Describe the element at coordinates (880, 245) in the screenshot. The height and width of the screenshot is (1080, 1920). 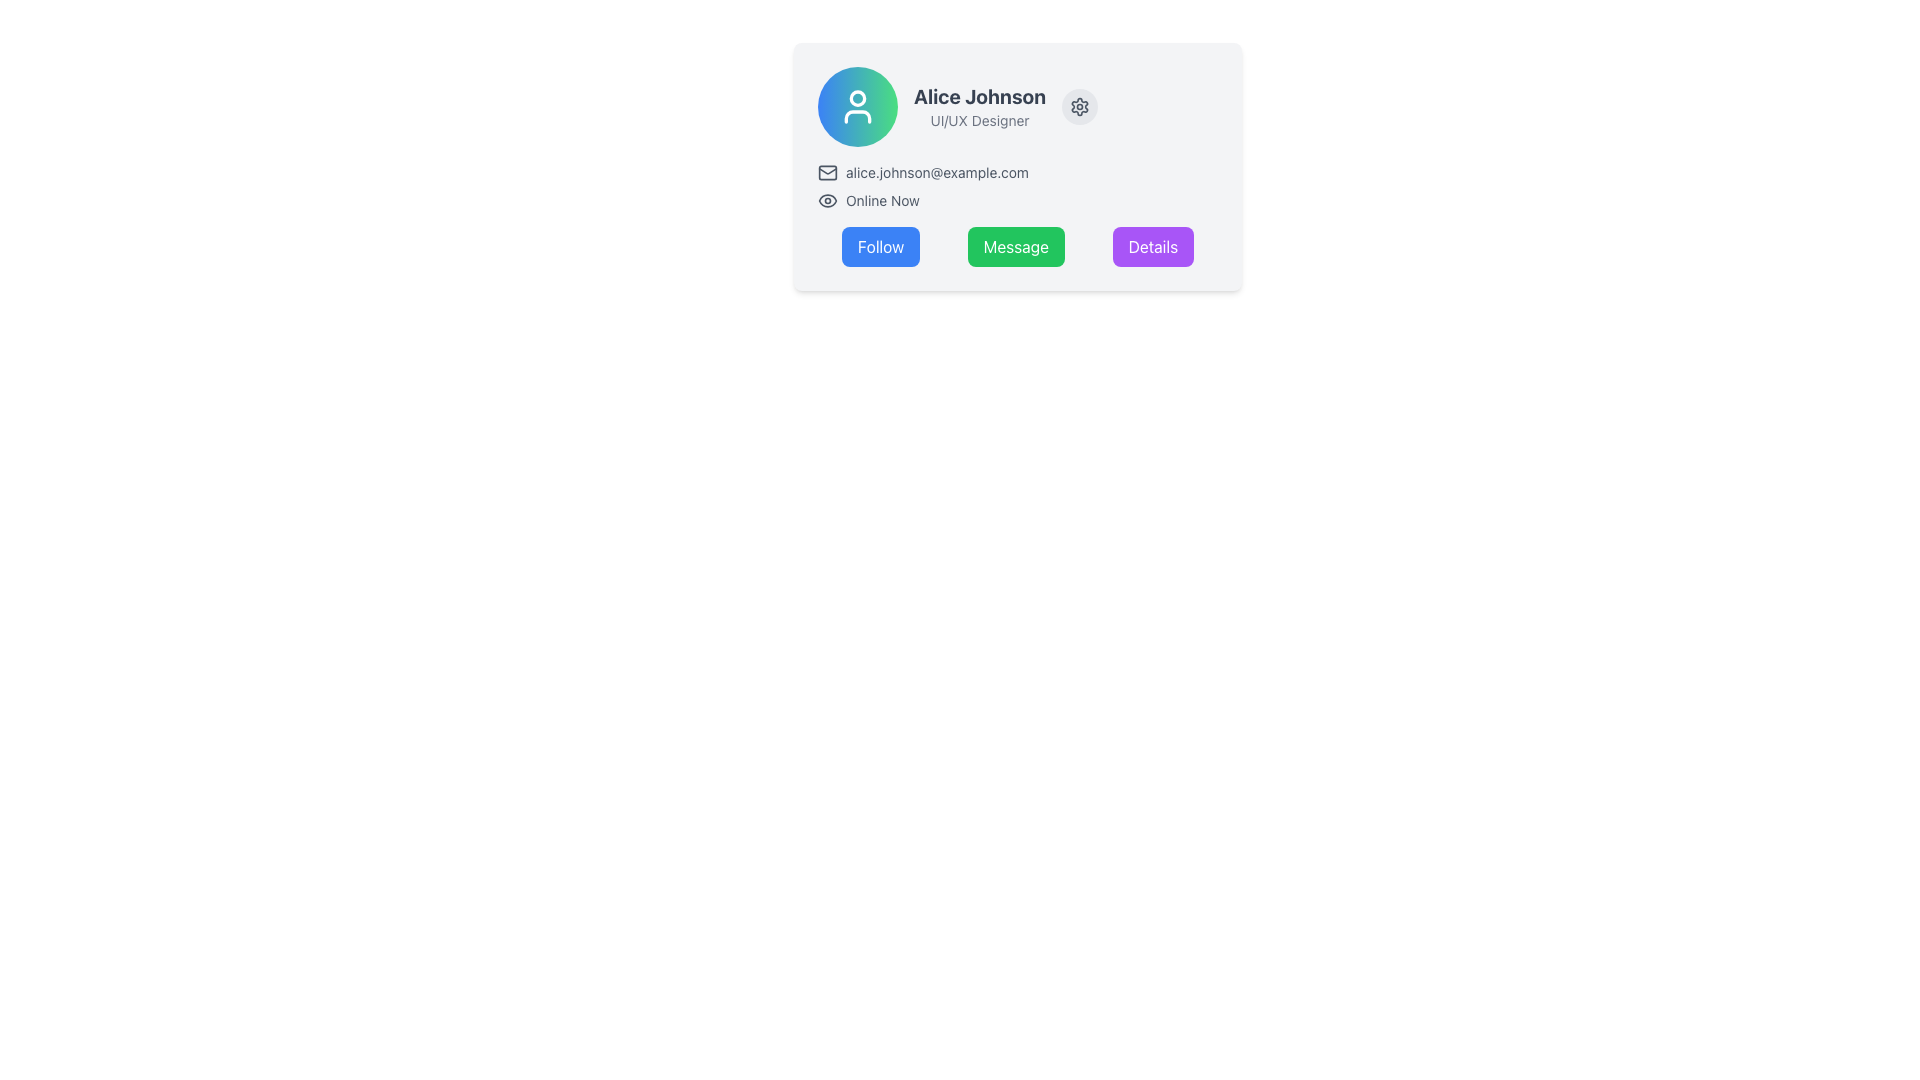
I see `the blue 'Follow' button with rounded corners to initiate the follow action` at that location.